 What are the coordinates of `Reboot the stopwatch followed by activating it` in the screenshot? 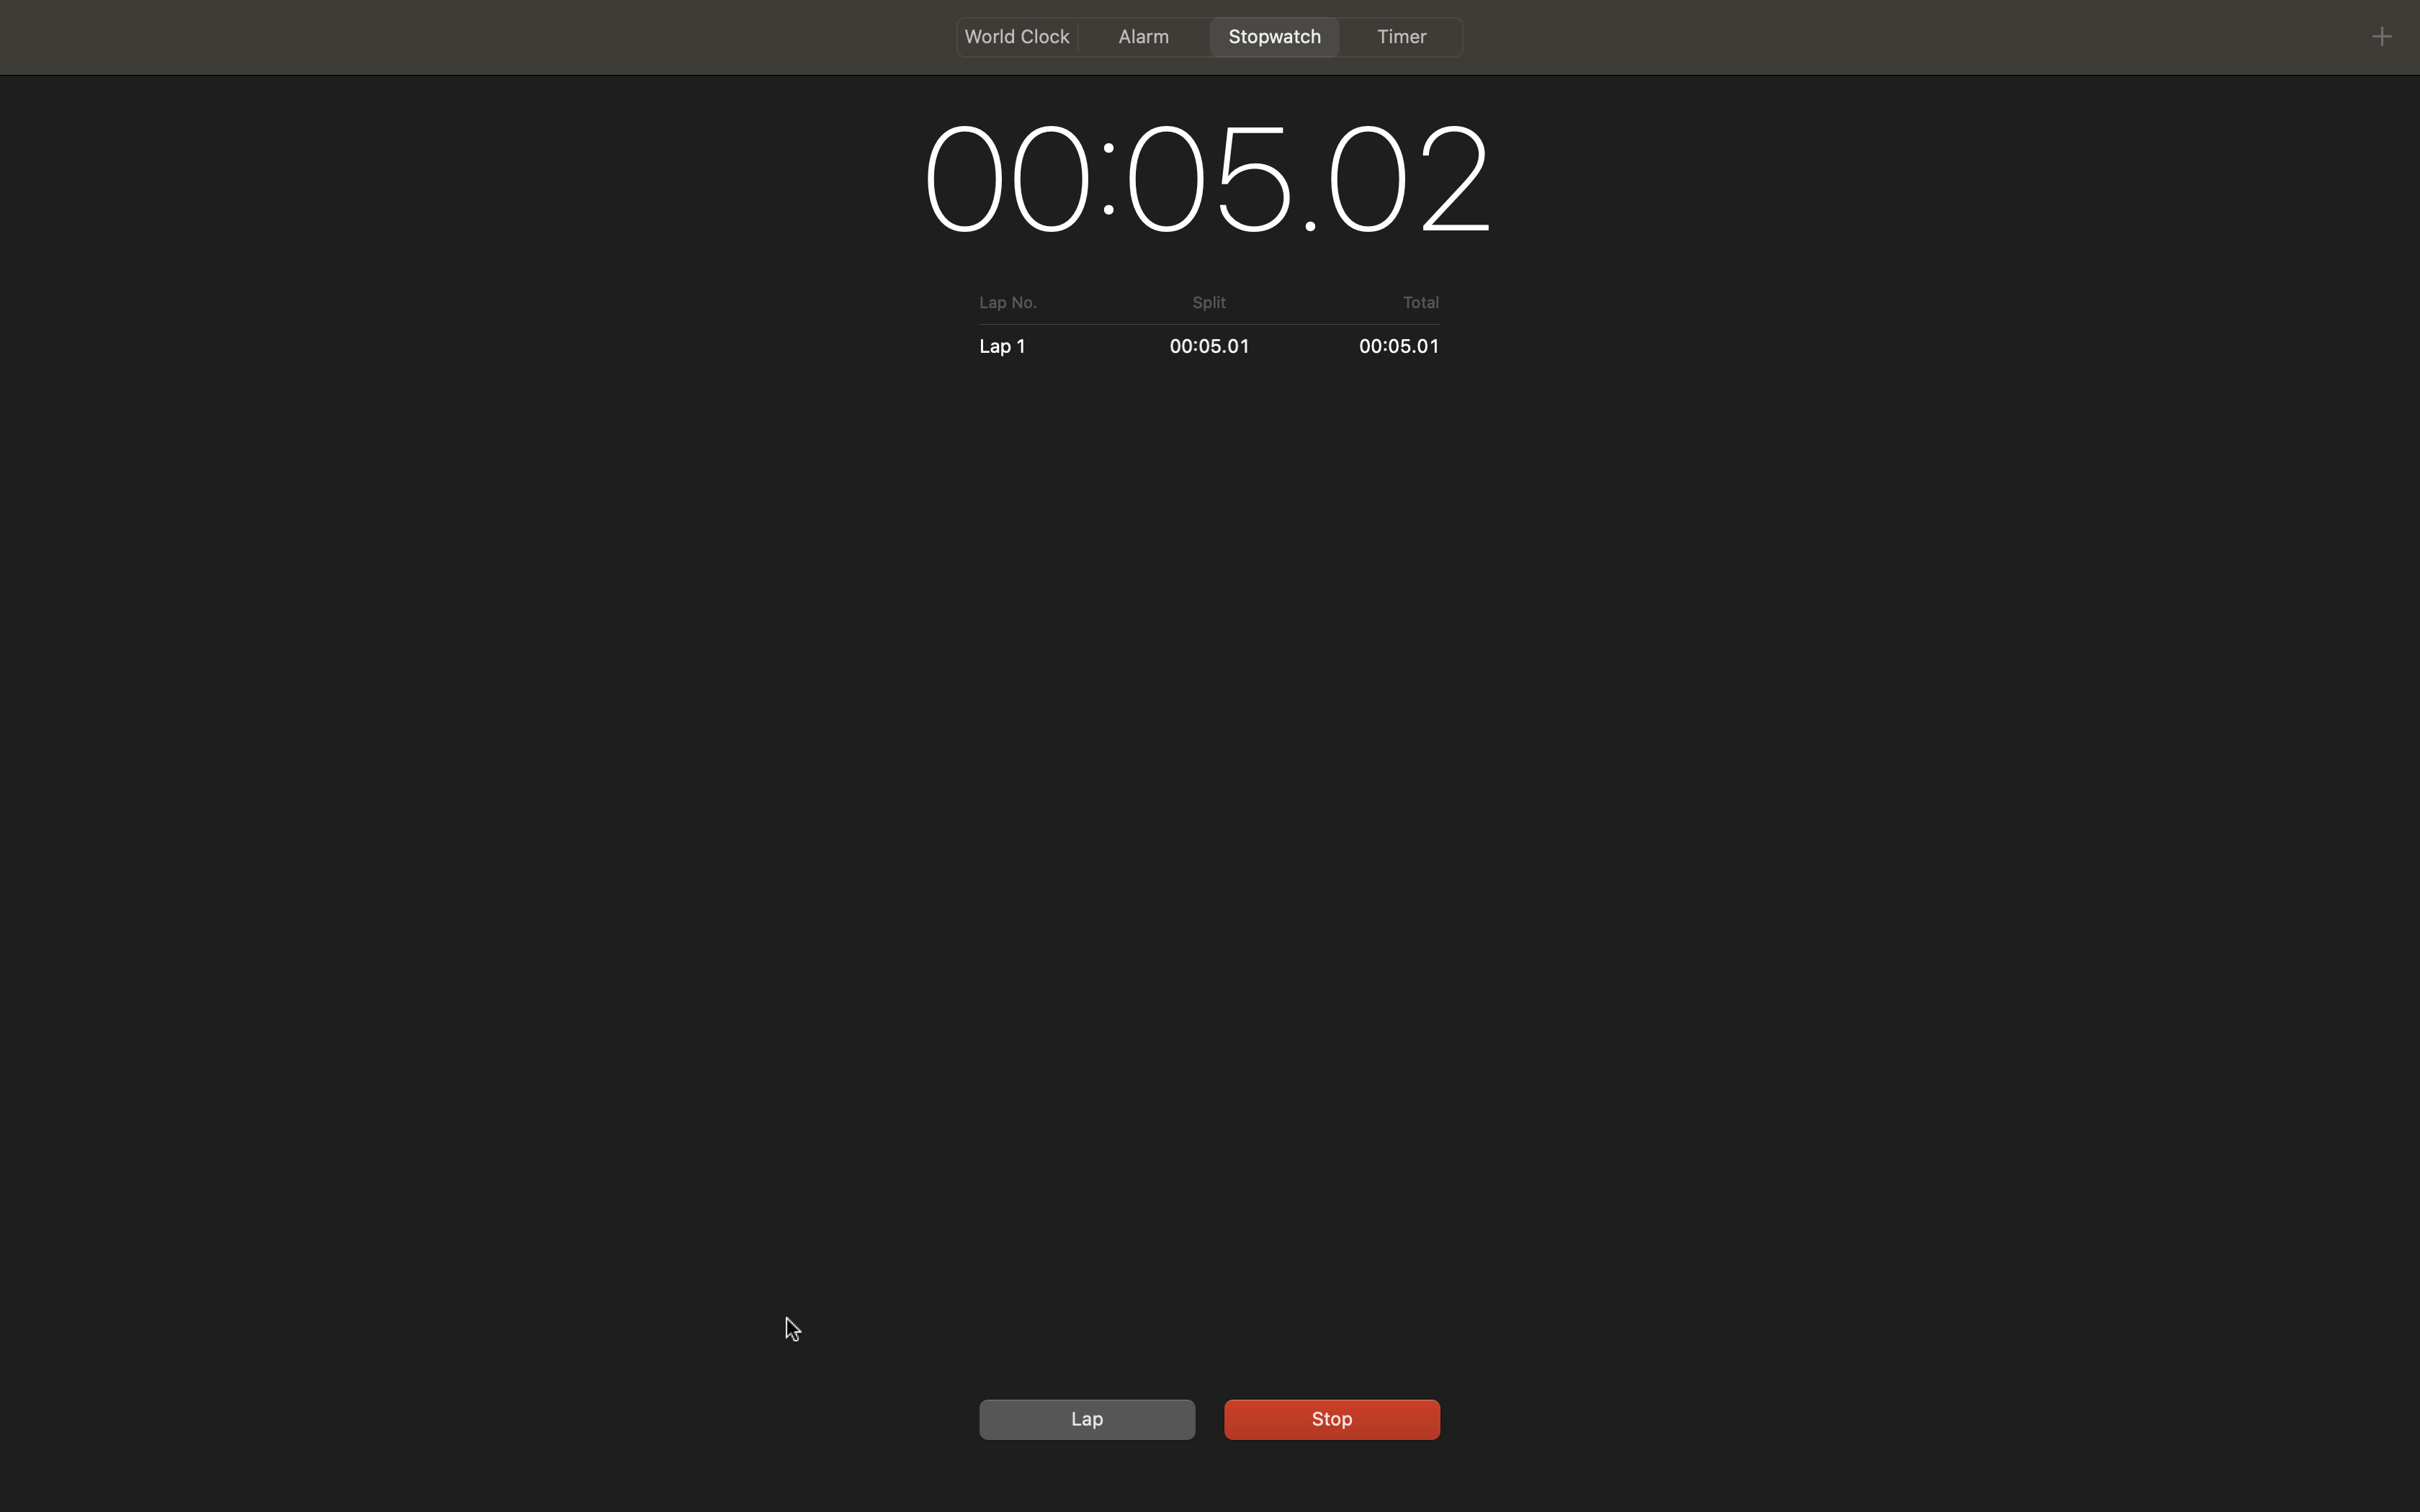 It's located at (1083, 1418).